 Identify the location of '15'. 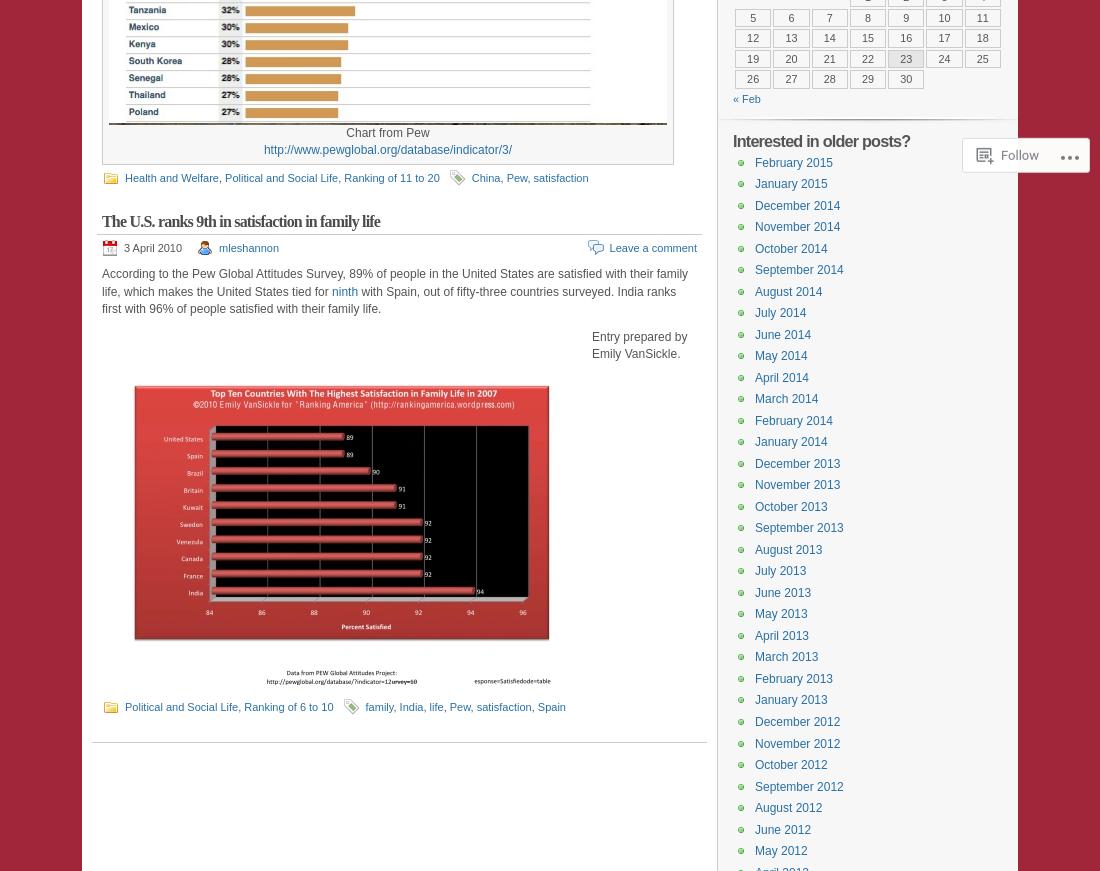
(859, 36).